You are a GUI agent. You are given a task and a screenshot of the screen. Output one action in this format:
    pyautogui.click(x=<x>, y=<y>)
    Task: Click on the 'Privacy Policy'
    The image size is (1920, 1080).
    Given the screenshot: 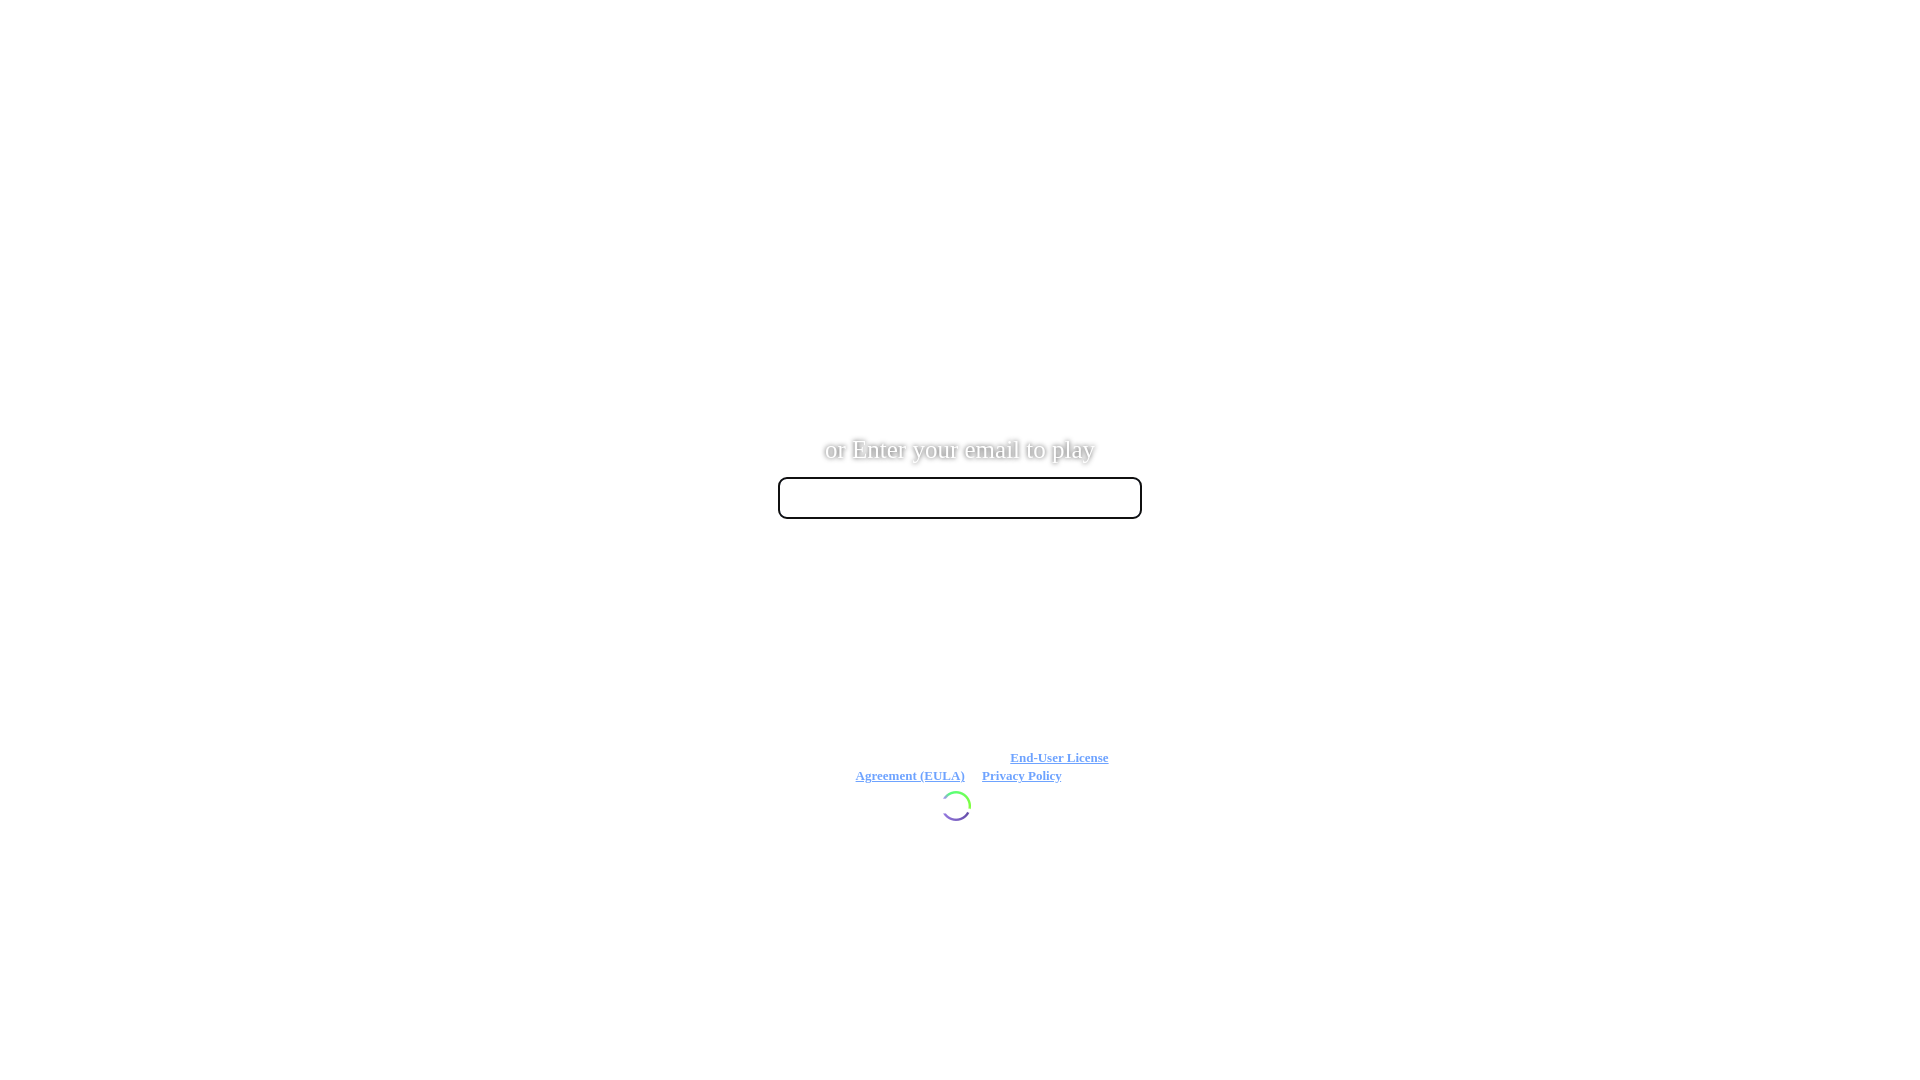 What is the action you would take?
    pyautogui.click(x=982, y=774)
    